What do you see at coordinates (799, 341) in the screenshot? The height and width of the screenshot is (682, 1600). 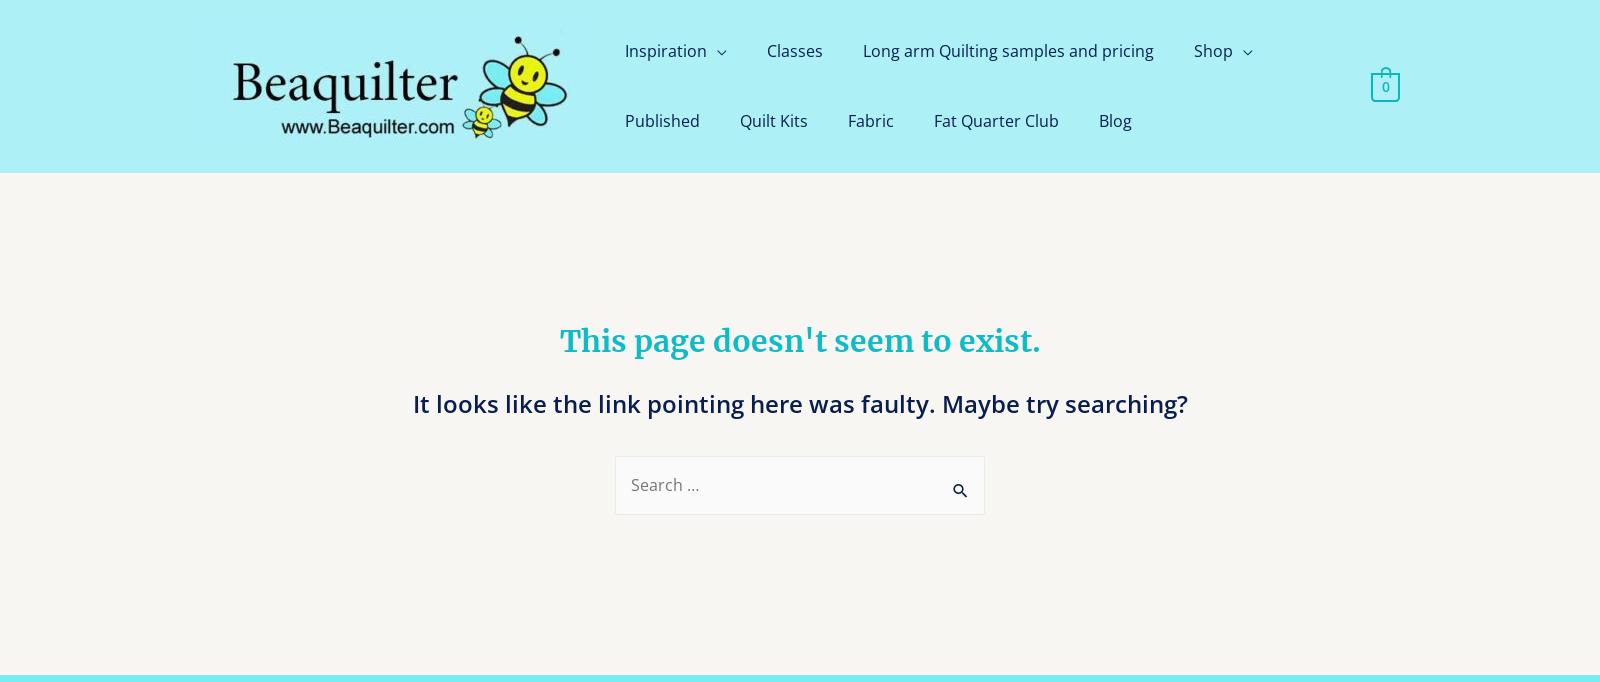 I see `'This page doesn't seem to exist.'` at bounding box center [799, 341].